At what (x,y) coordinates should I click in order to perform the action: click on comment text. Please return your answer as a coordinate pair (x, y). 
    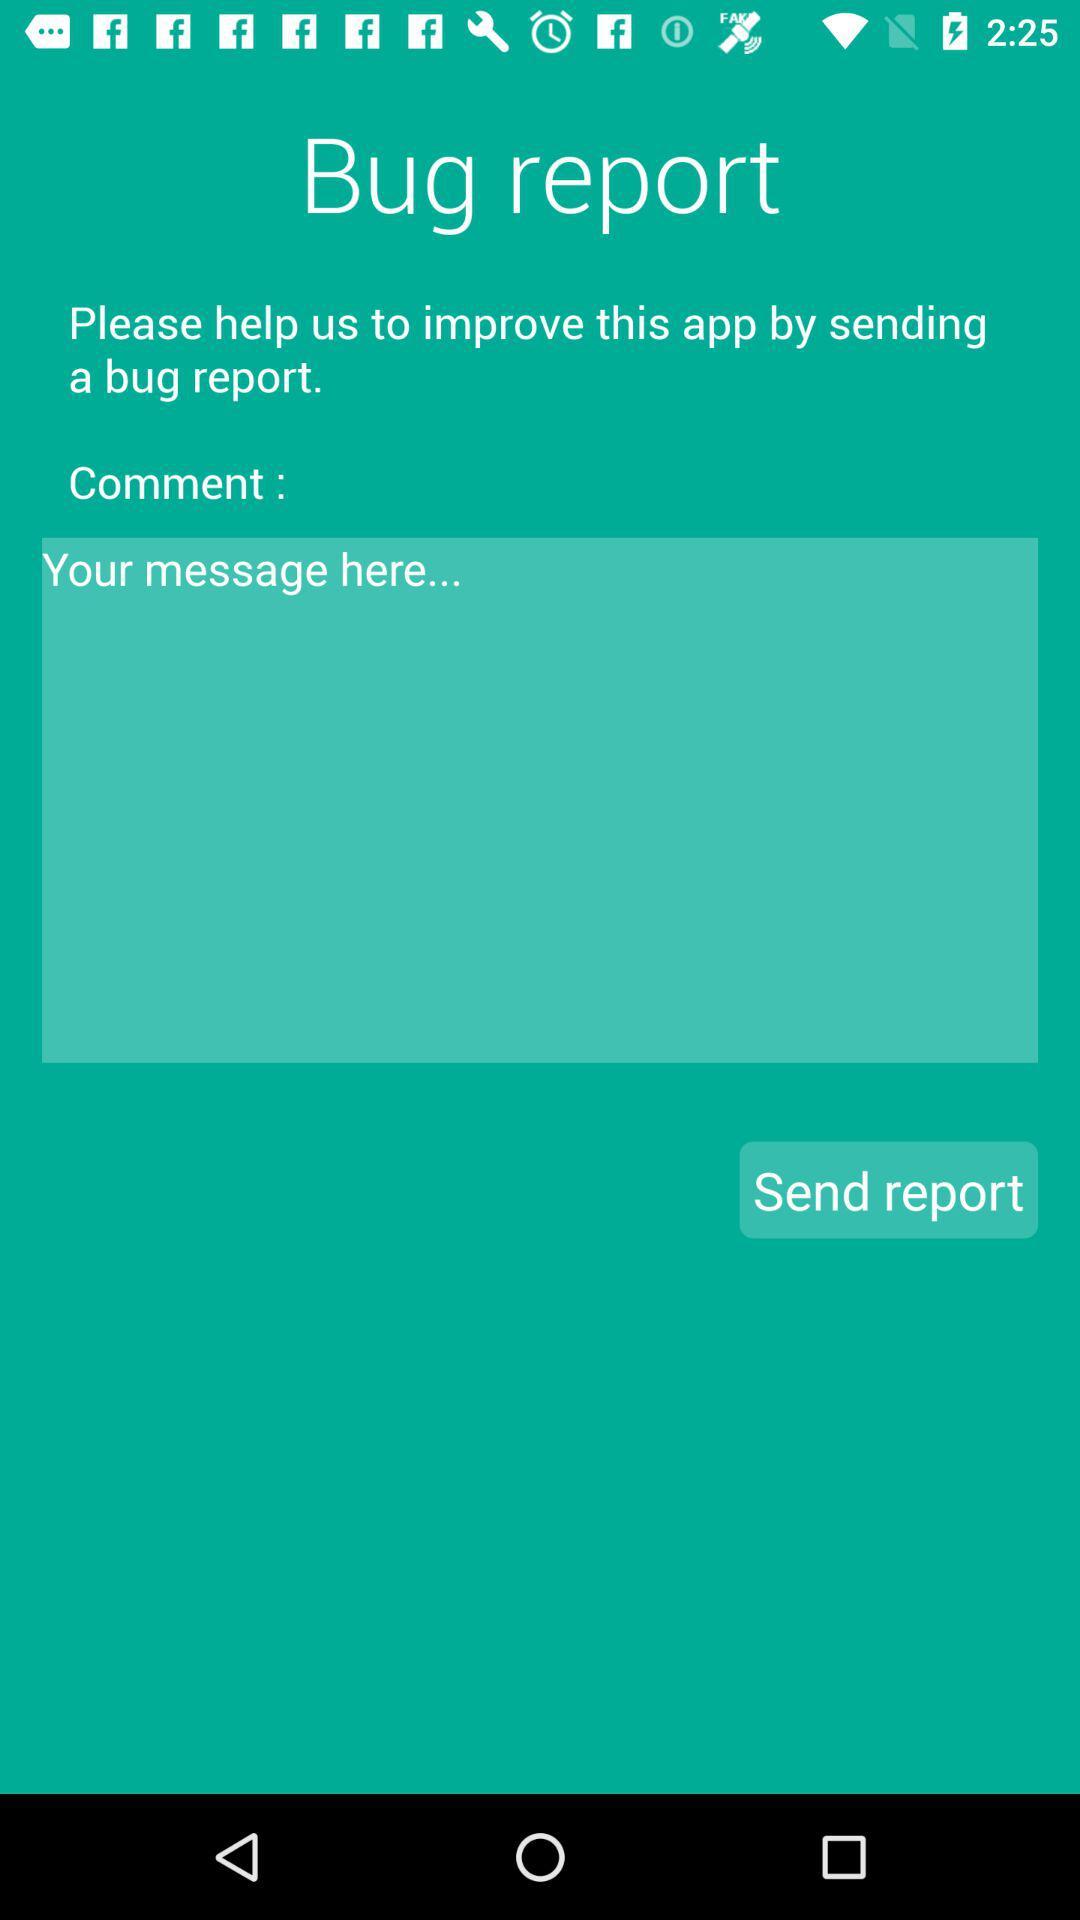
    Looking at the image, I should click on (540, 800).